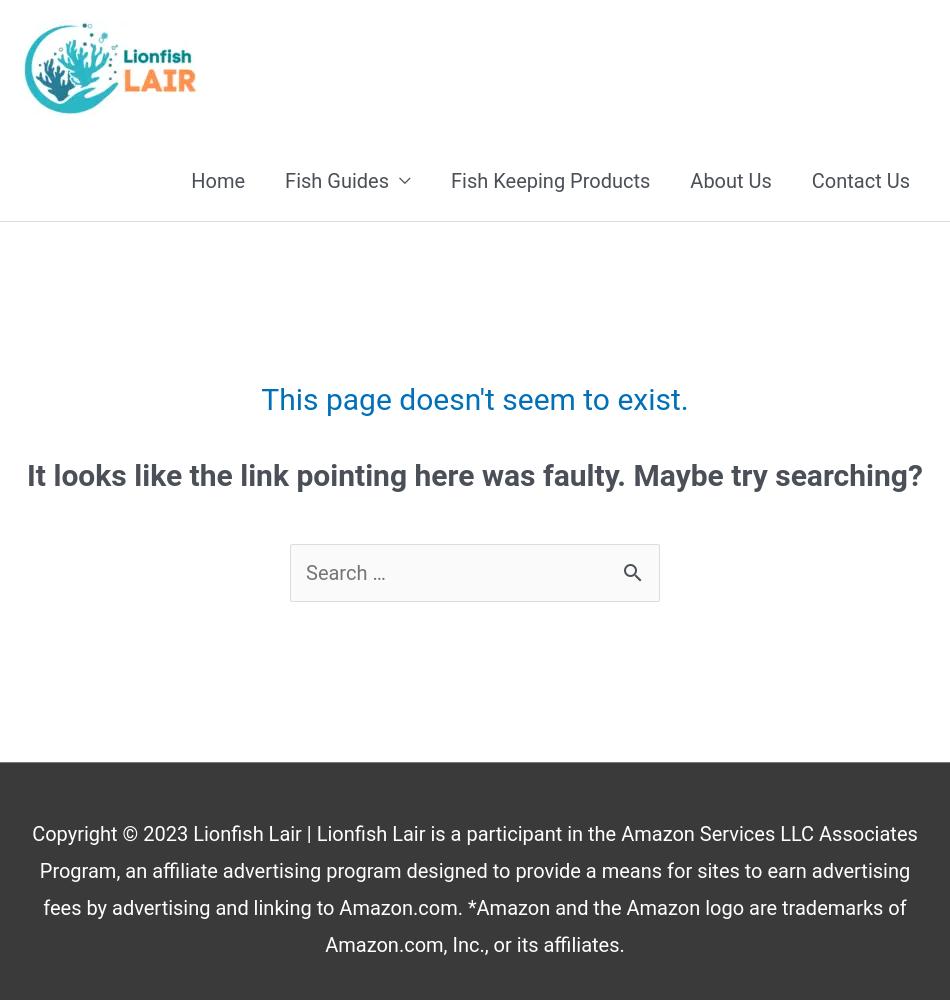 This screenshot has width=950, height=1000. Describe the element at coordinates (473, 474) in the screenshot. I see `'It looks like the link pointing here was faulty. Maybe try searching?'` at that location.